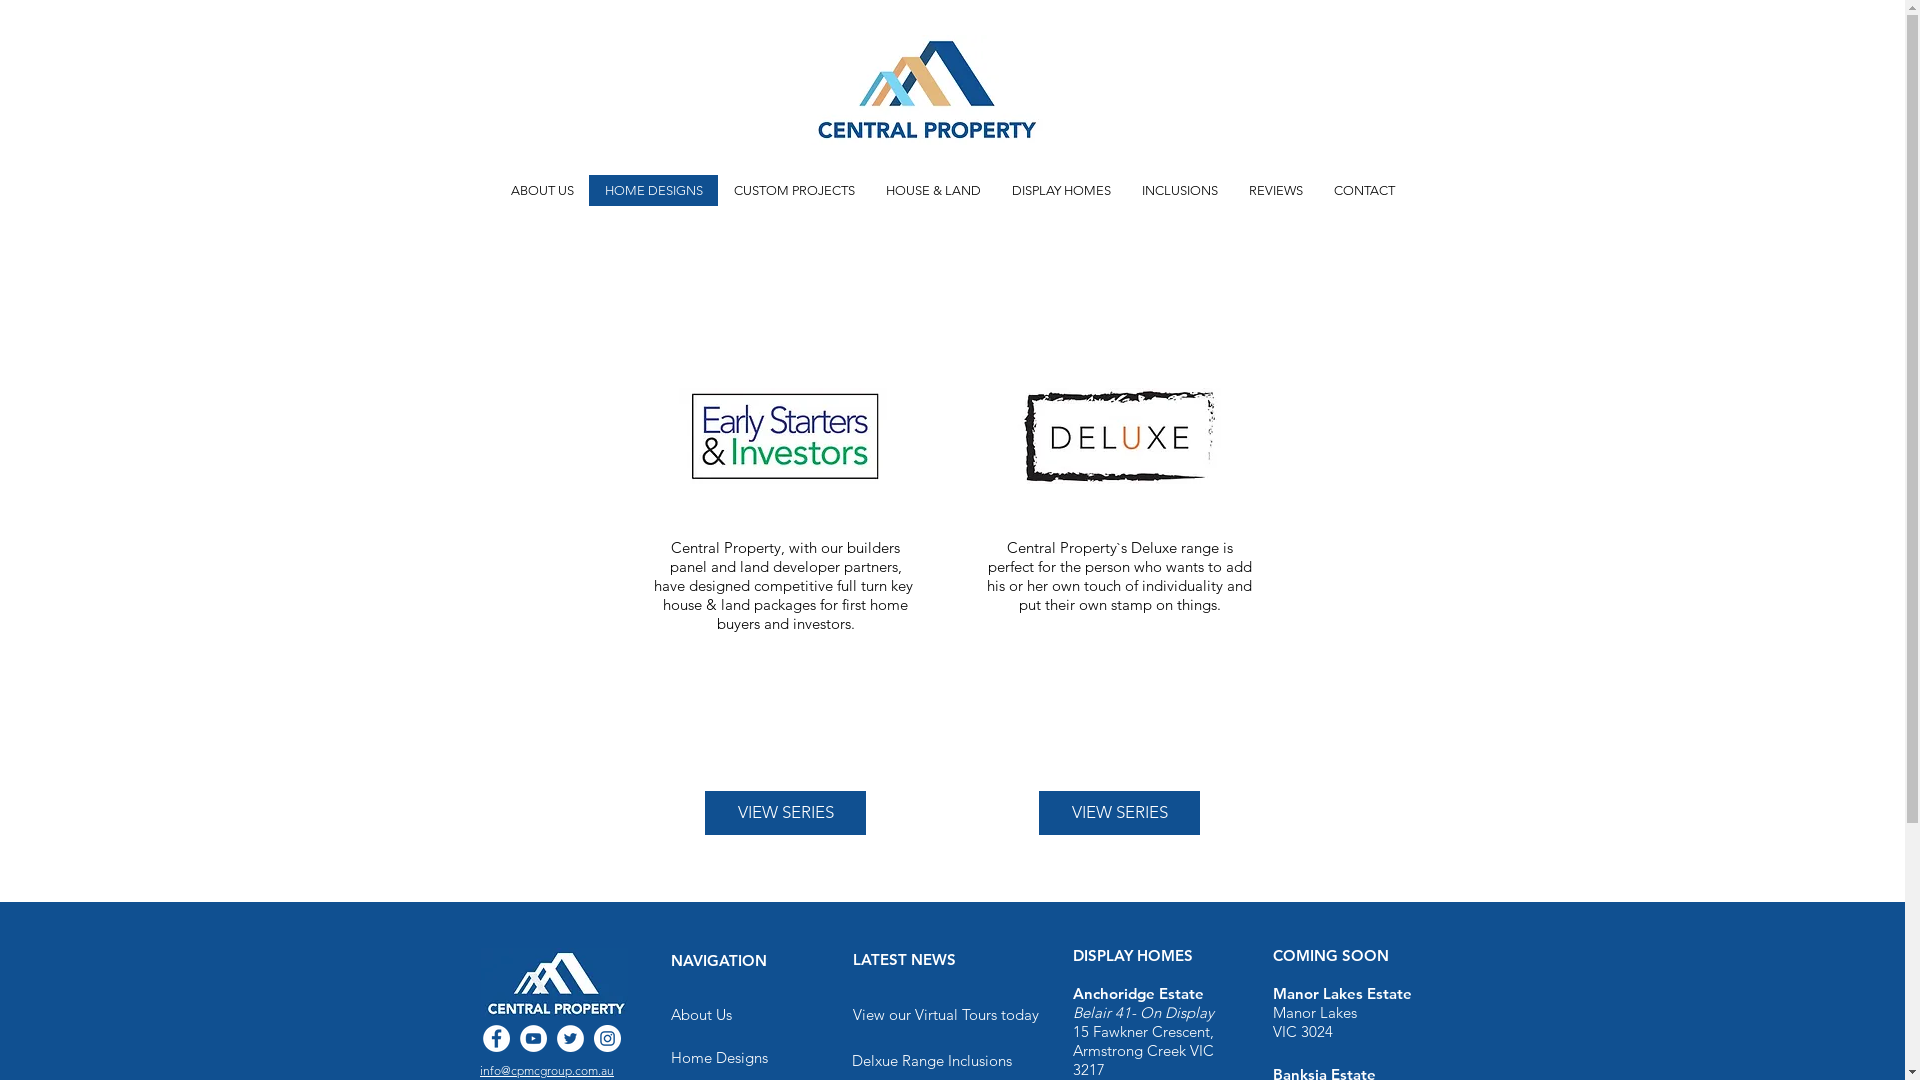 This screenshot has width=1920, height=1080. What do you see at coordinates (784, 813) in the screenshot?
I see `'VIEW SERIES'` at bounding box center [784, 813].